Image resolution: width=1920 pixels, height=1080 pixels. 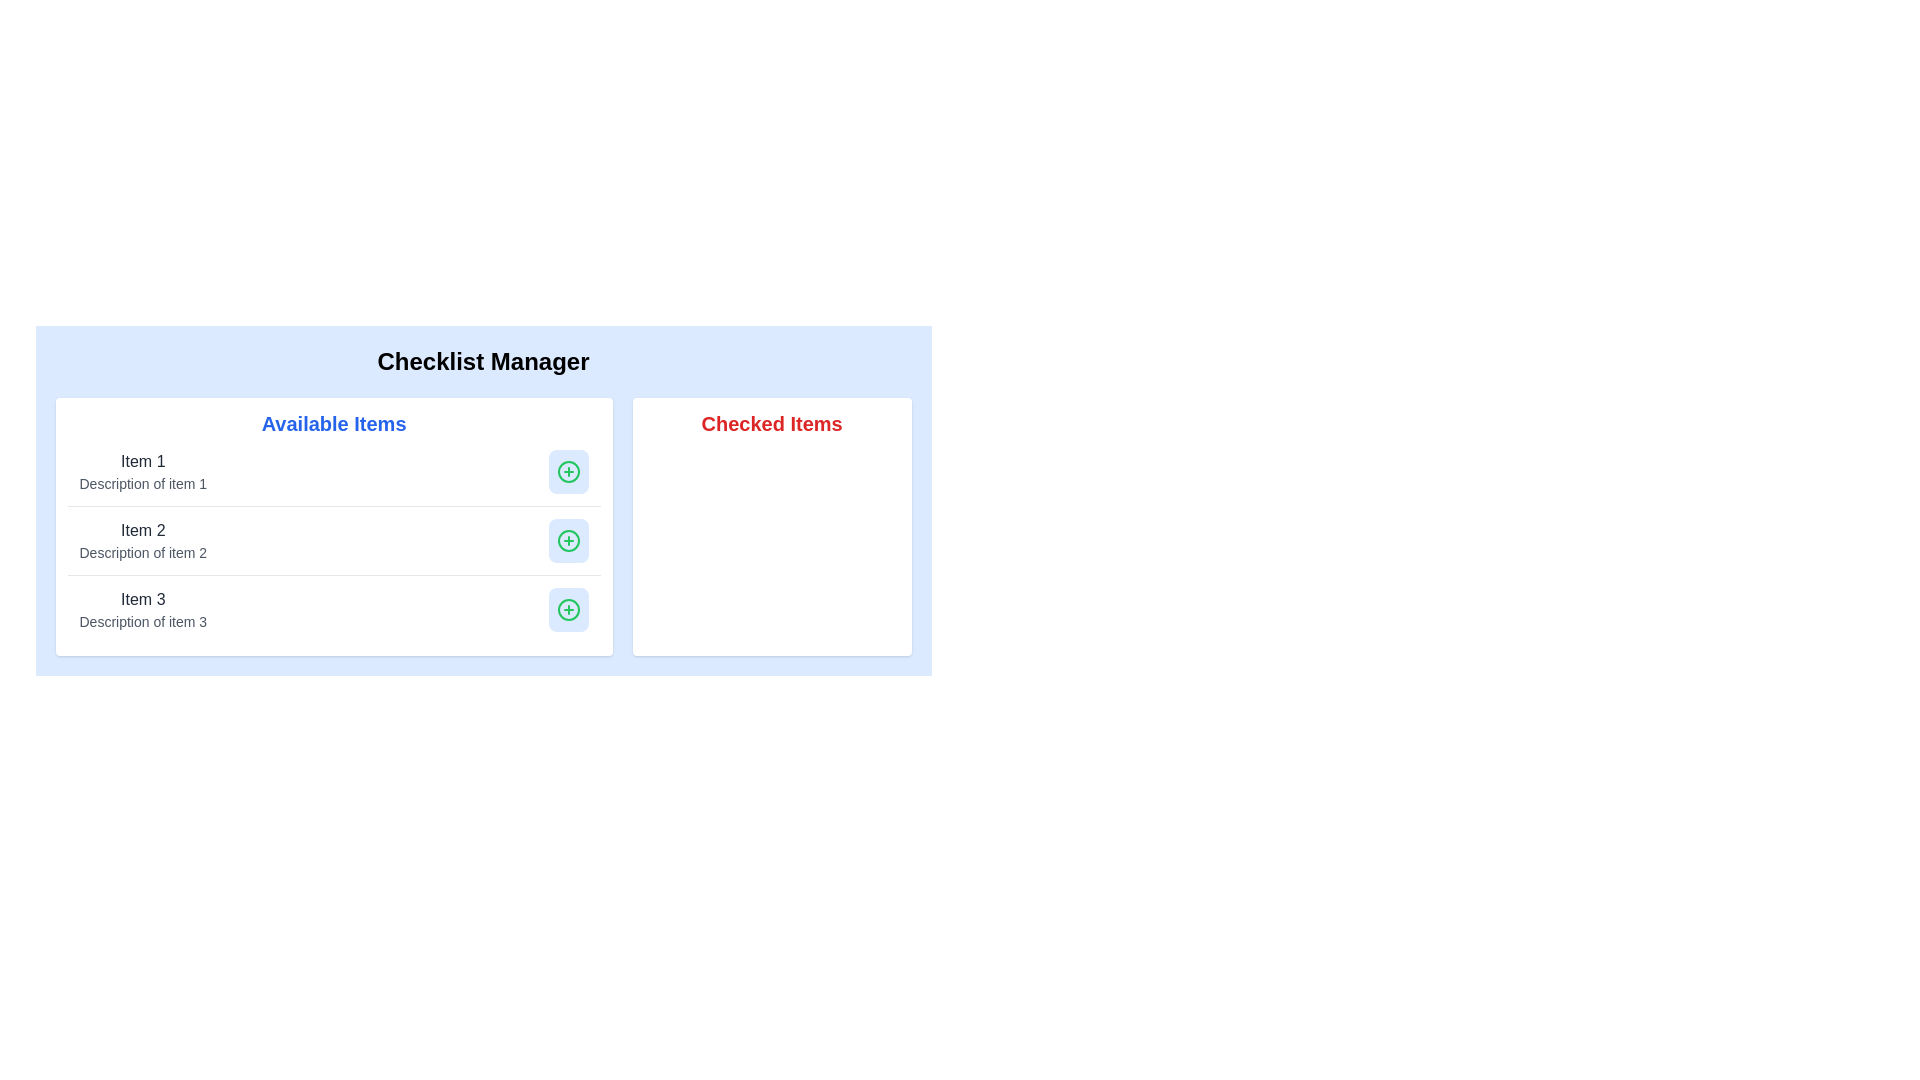 I want to click on the button associated with 'Item 3' located in the 'Available Items' section of the 'Checklist Manager', so click(x=567, y=608).